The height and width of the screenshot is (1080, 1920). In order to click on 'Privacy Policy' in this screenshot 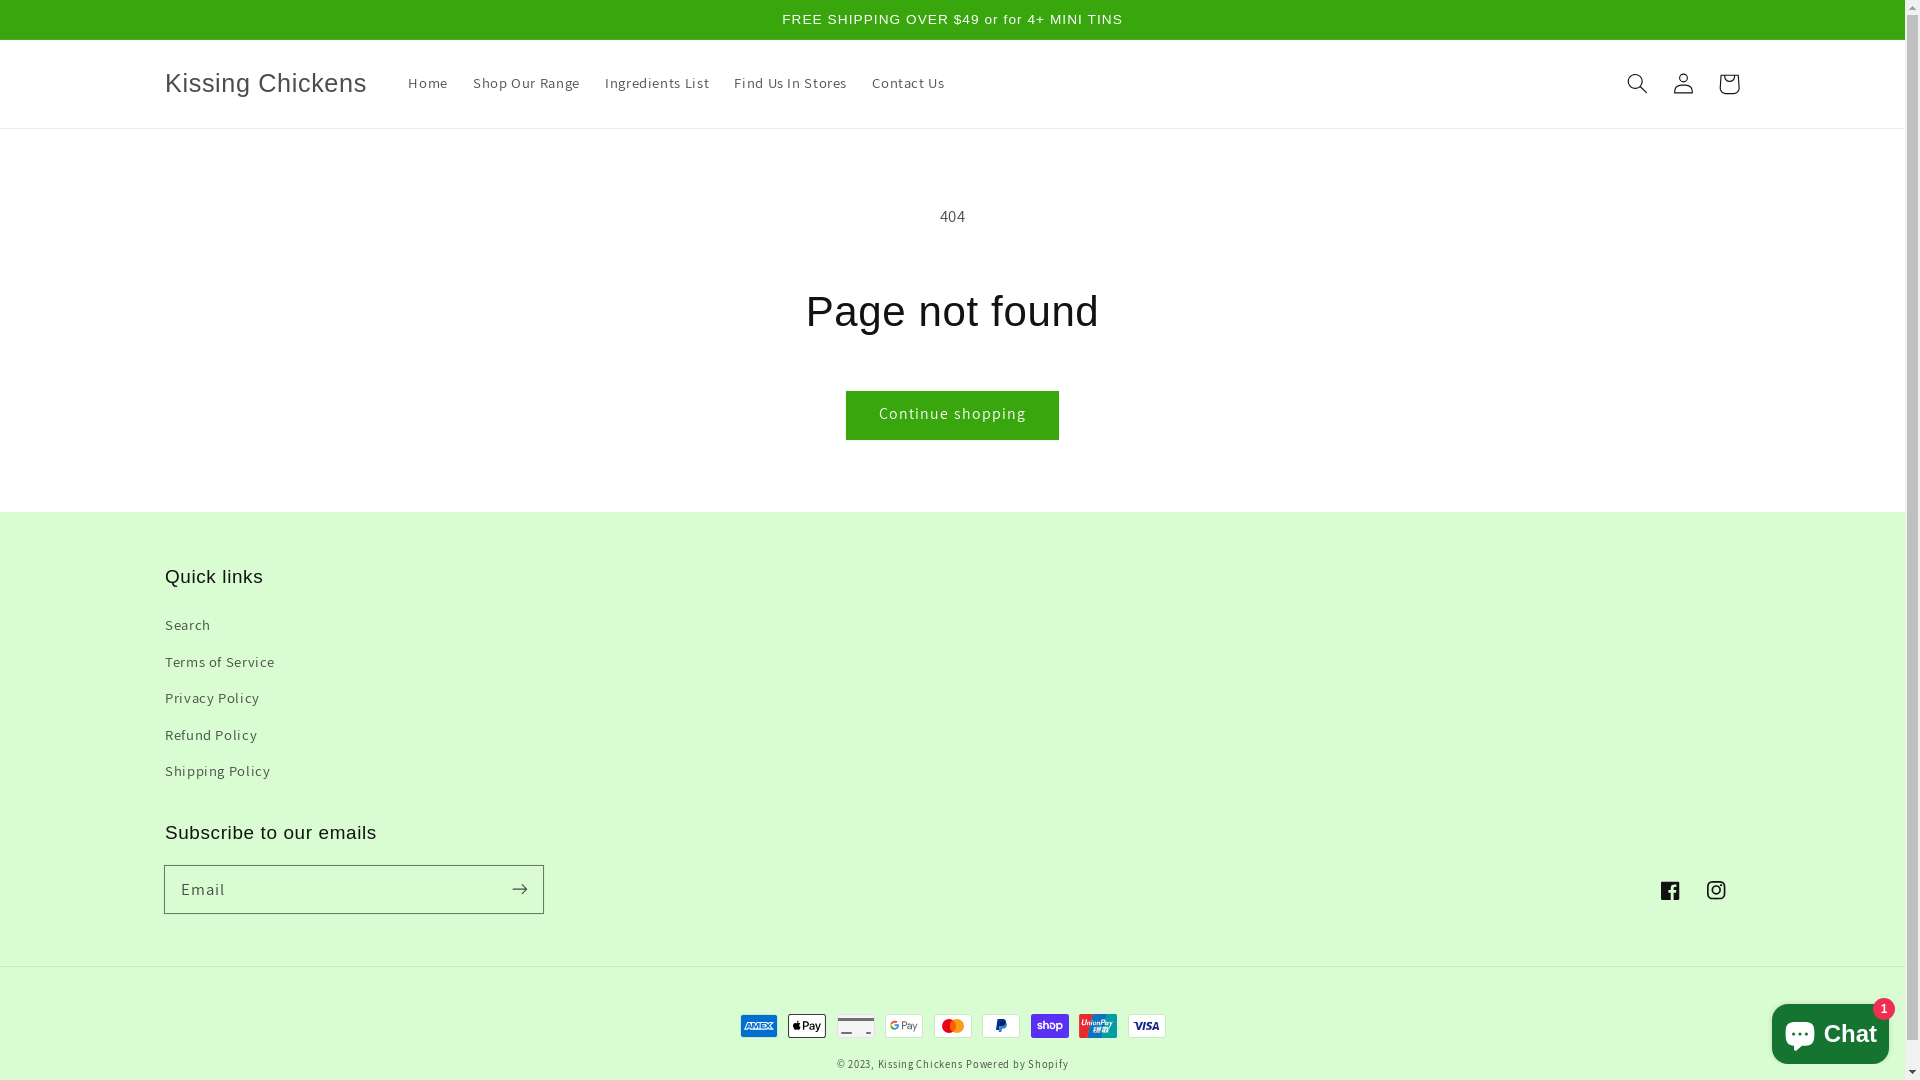, I will do `click(212, 697)`.